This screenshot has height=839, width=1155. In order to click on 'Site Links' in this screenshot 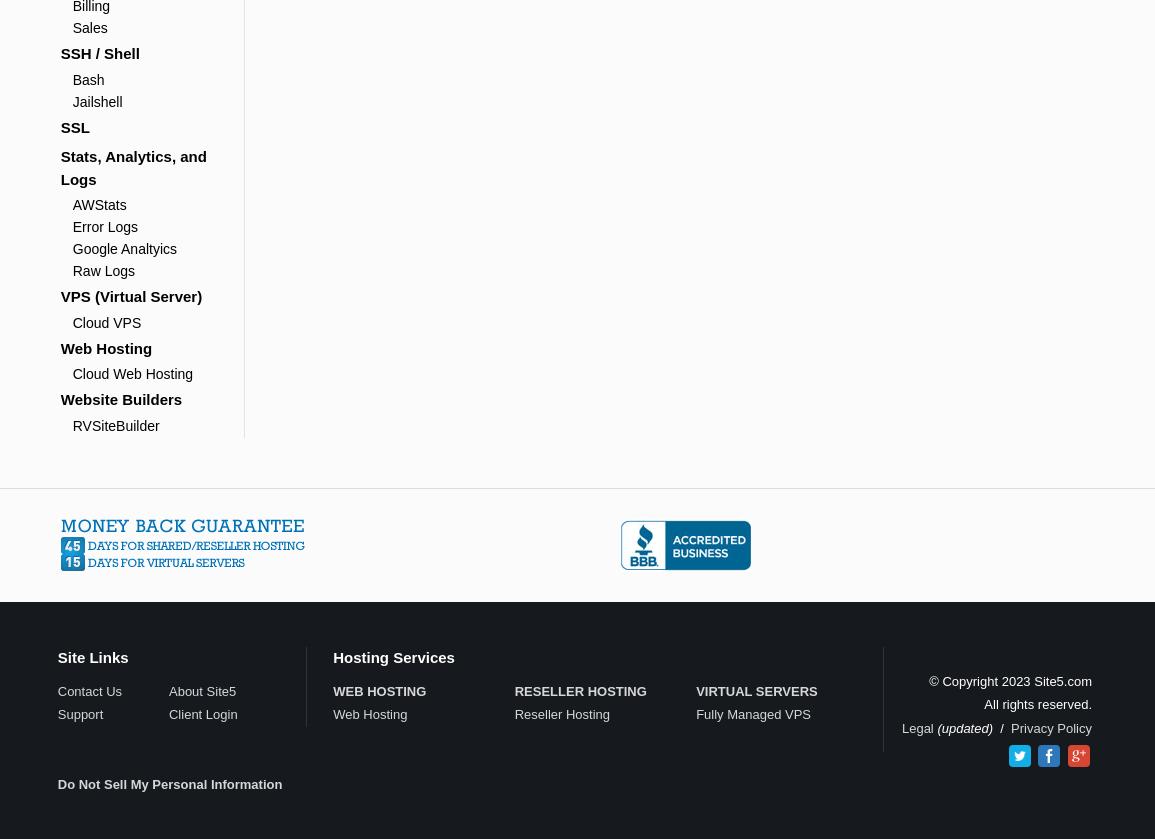, I will do `click(92, 655)`.